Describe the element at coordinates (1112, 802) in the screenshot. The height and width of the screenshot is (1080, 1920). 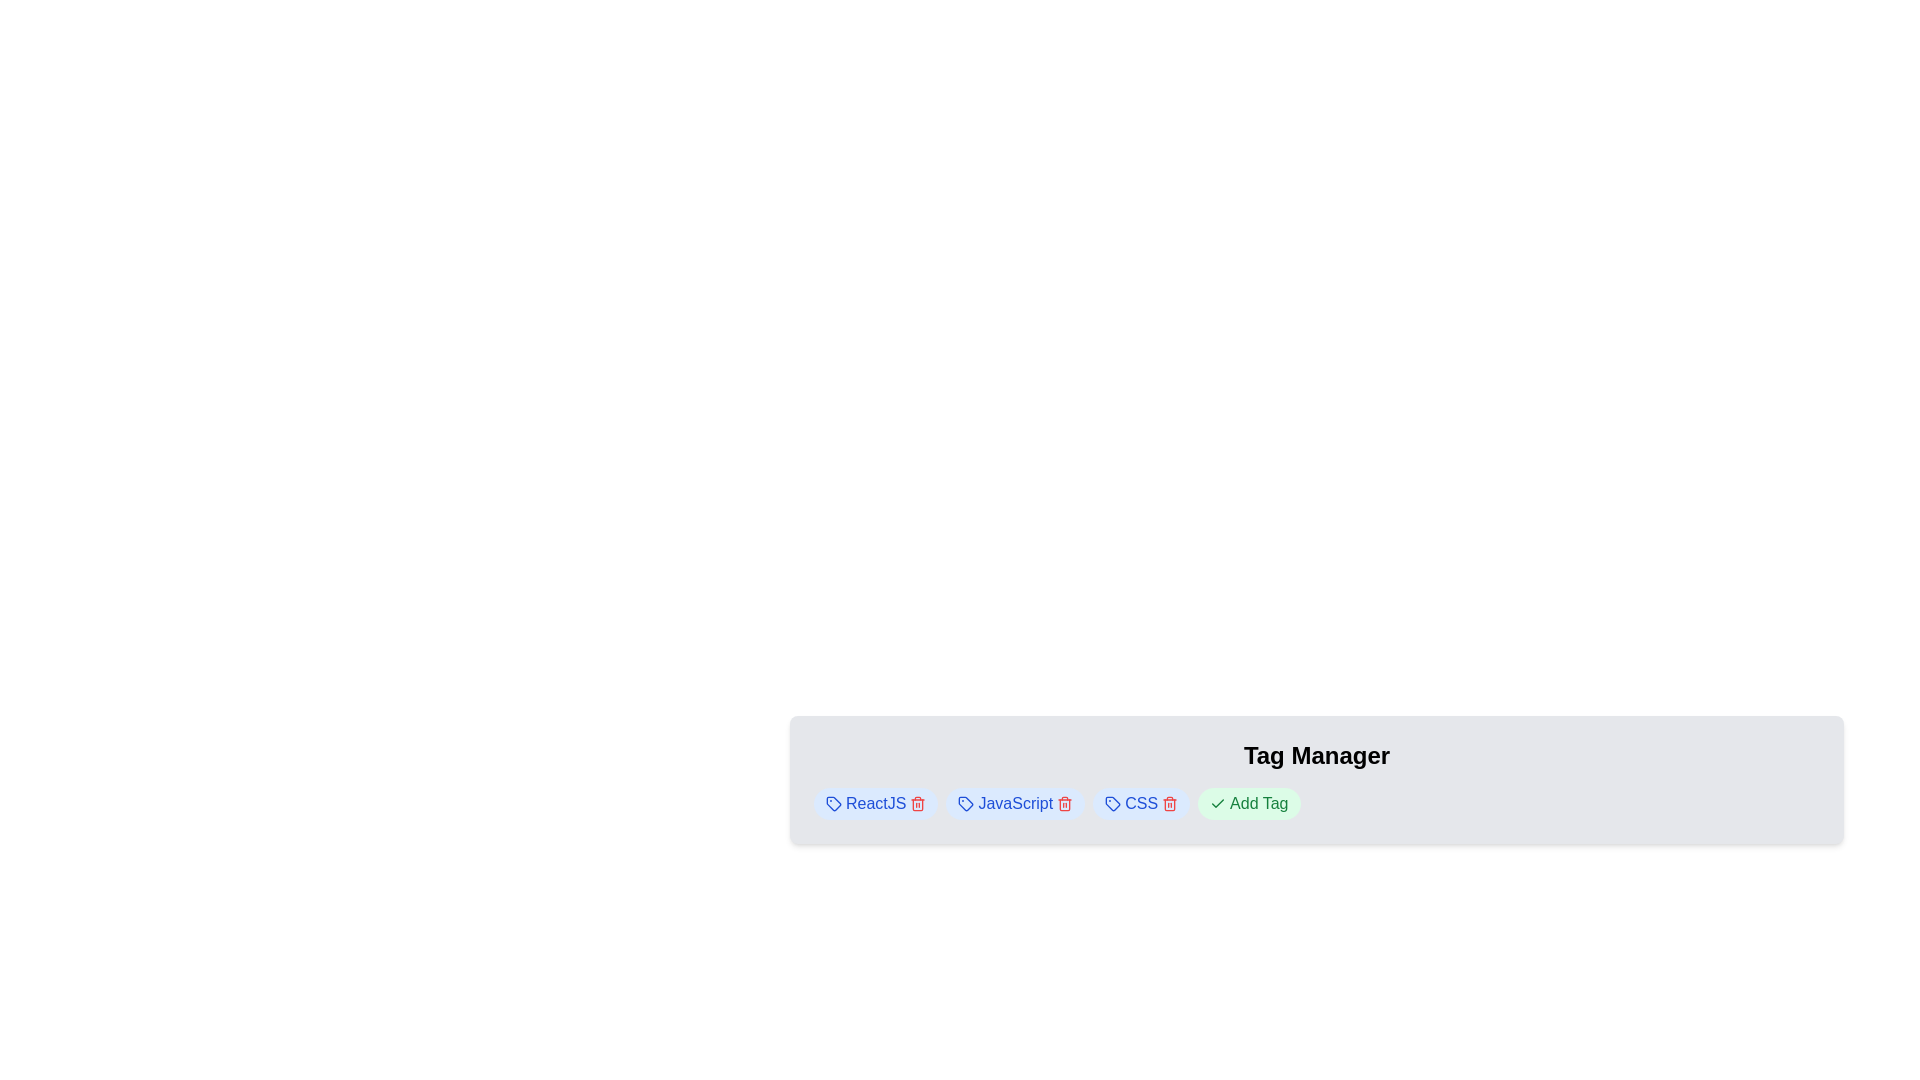
I see `the 'tag' icon, which is a minimalist vector graphic used for labeling or categorization, located to the right of the text labels 'ReactJS', 'JavaScript', and 'CSS', adjacent to the 'Add Tag' button` at that location.